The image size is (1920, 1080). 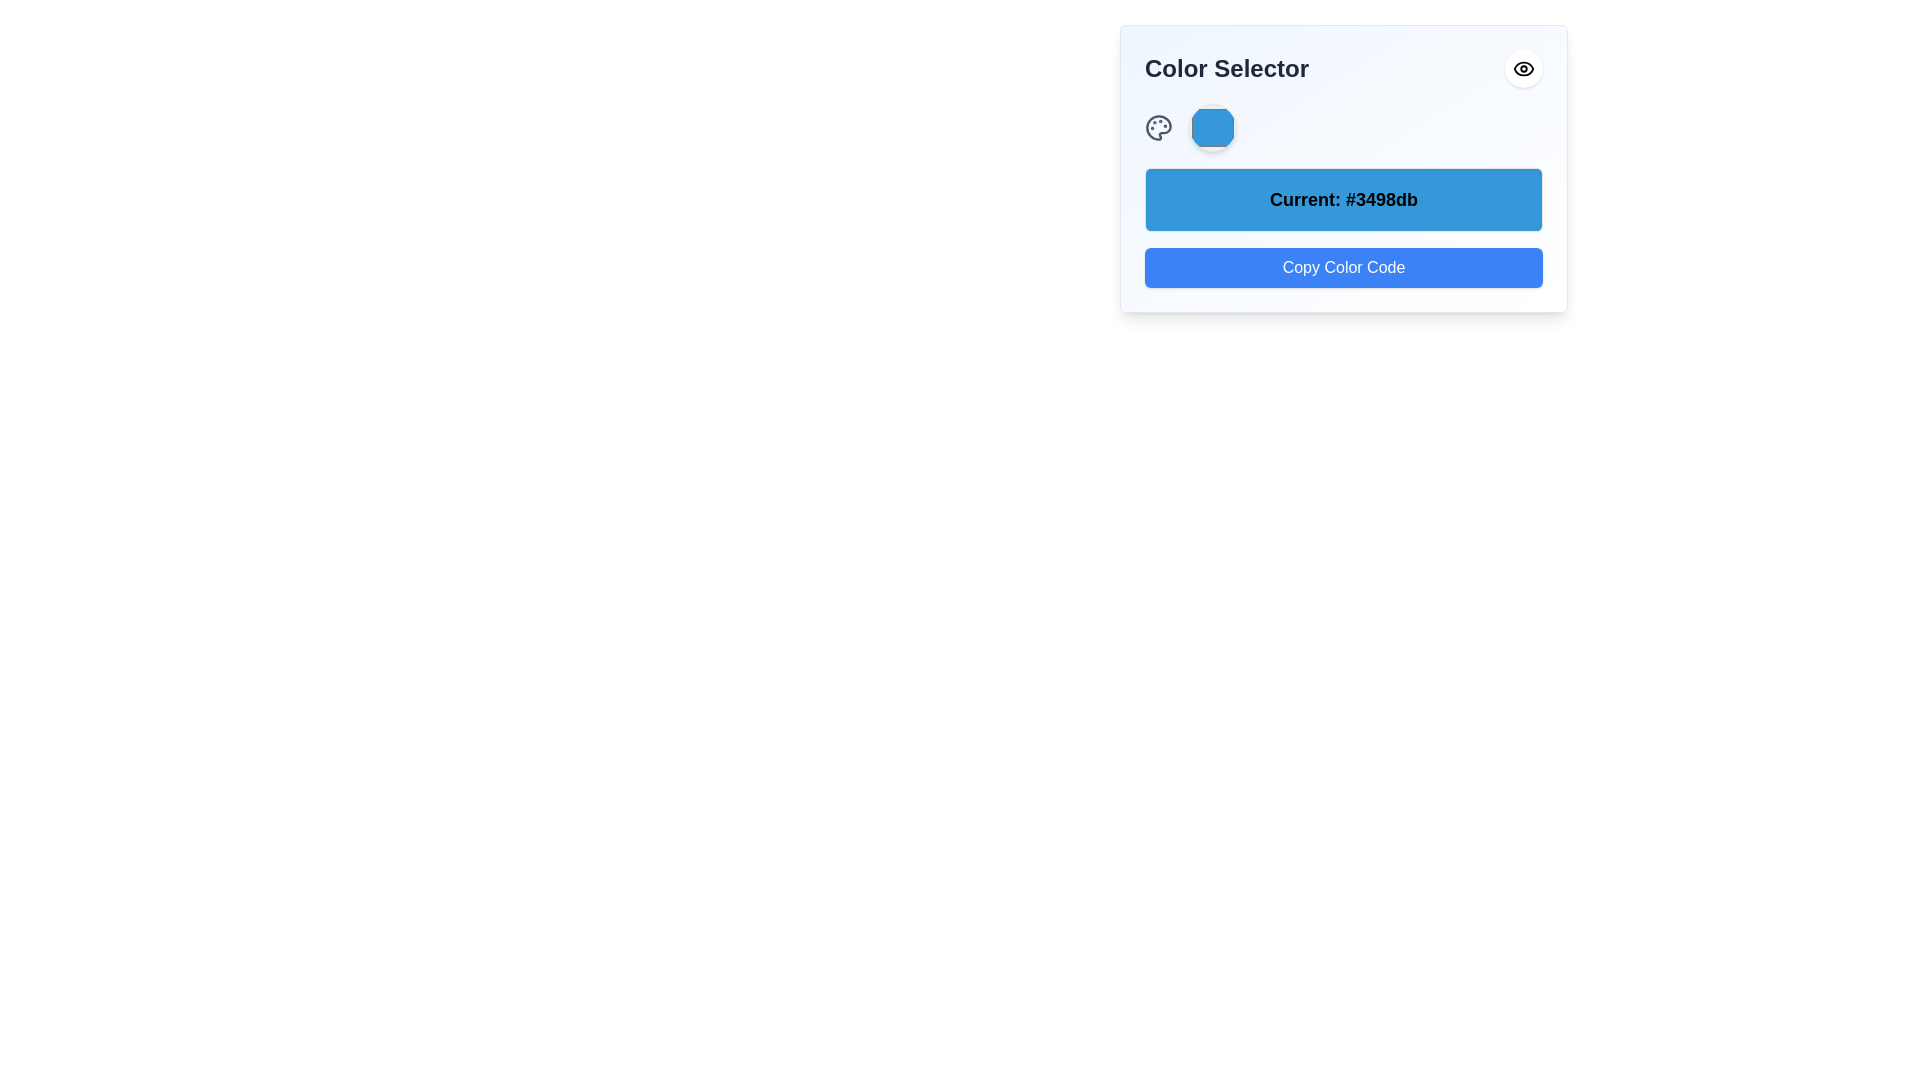 What do you see at coordinates (1344, 168) in the screenshot?
I see `the Label displaying the currently selected color code '#3498db', which is positioned in the middle of the color selector widget panel, below the color display circle and above the 'Copy Color Code' button` at bounding box center [1344, 168].